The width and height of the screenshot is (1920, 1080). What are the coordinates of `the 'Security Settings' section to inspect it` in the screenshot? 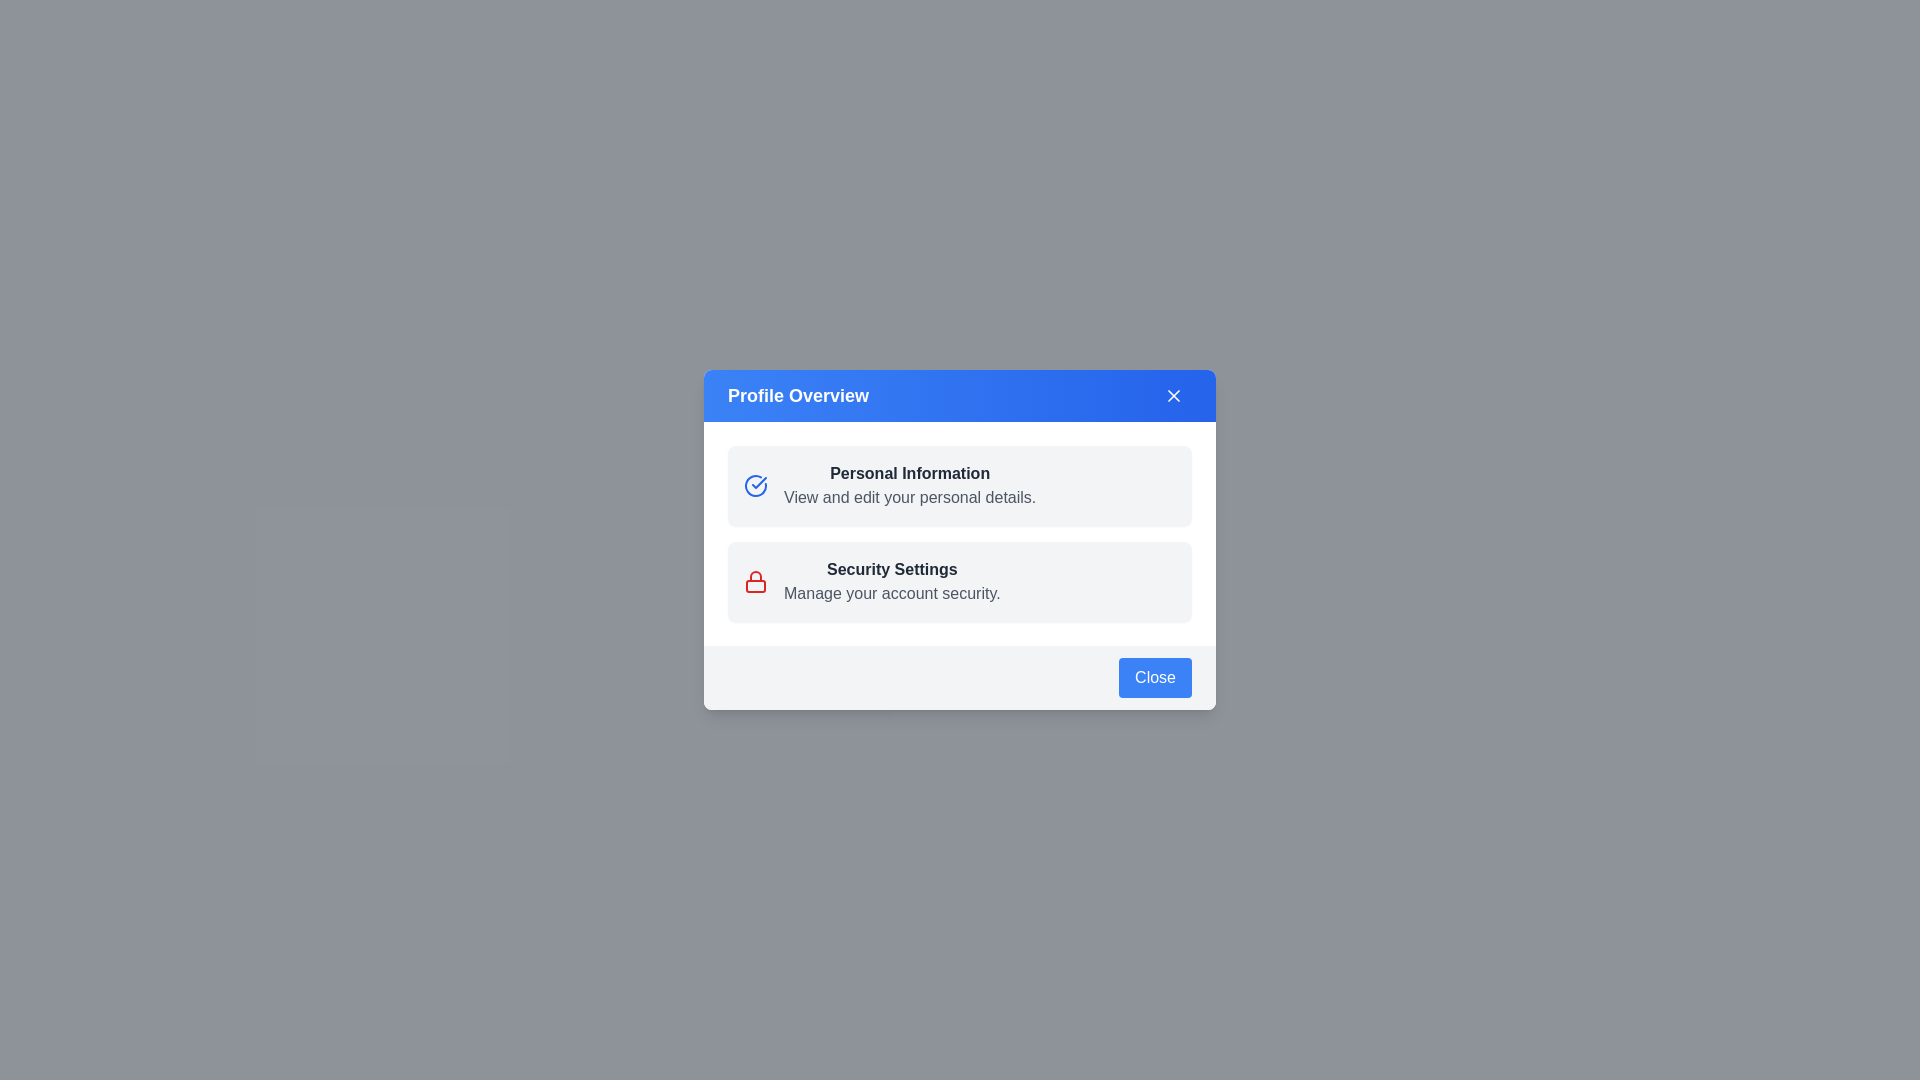 It's located at (960, 582).